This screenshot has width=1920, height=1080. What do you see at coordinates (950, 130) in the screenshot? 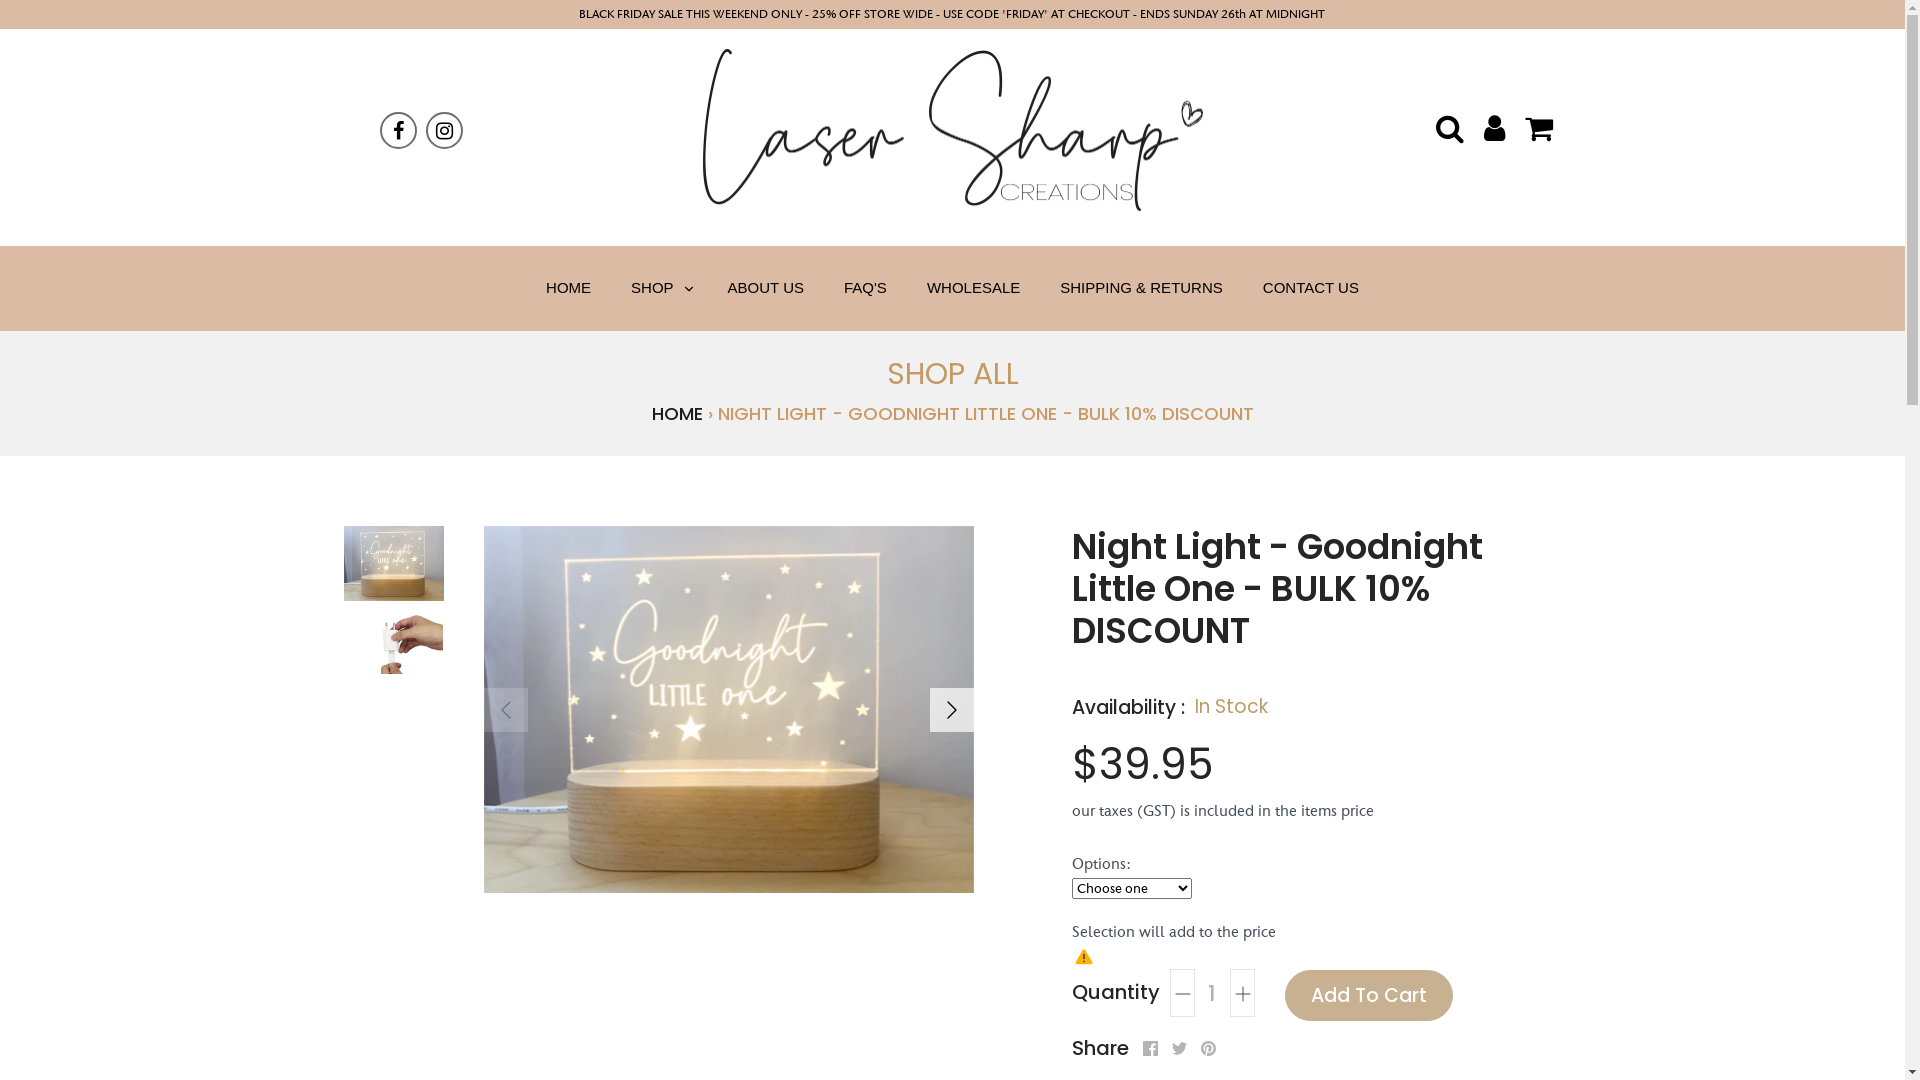
I see `'Laser Sharp Creations'` at bounding box center [950, 130].